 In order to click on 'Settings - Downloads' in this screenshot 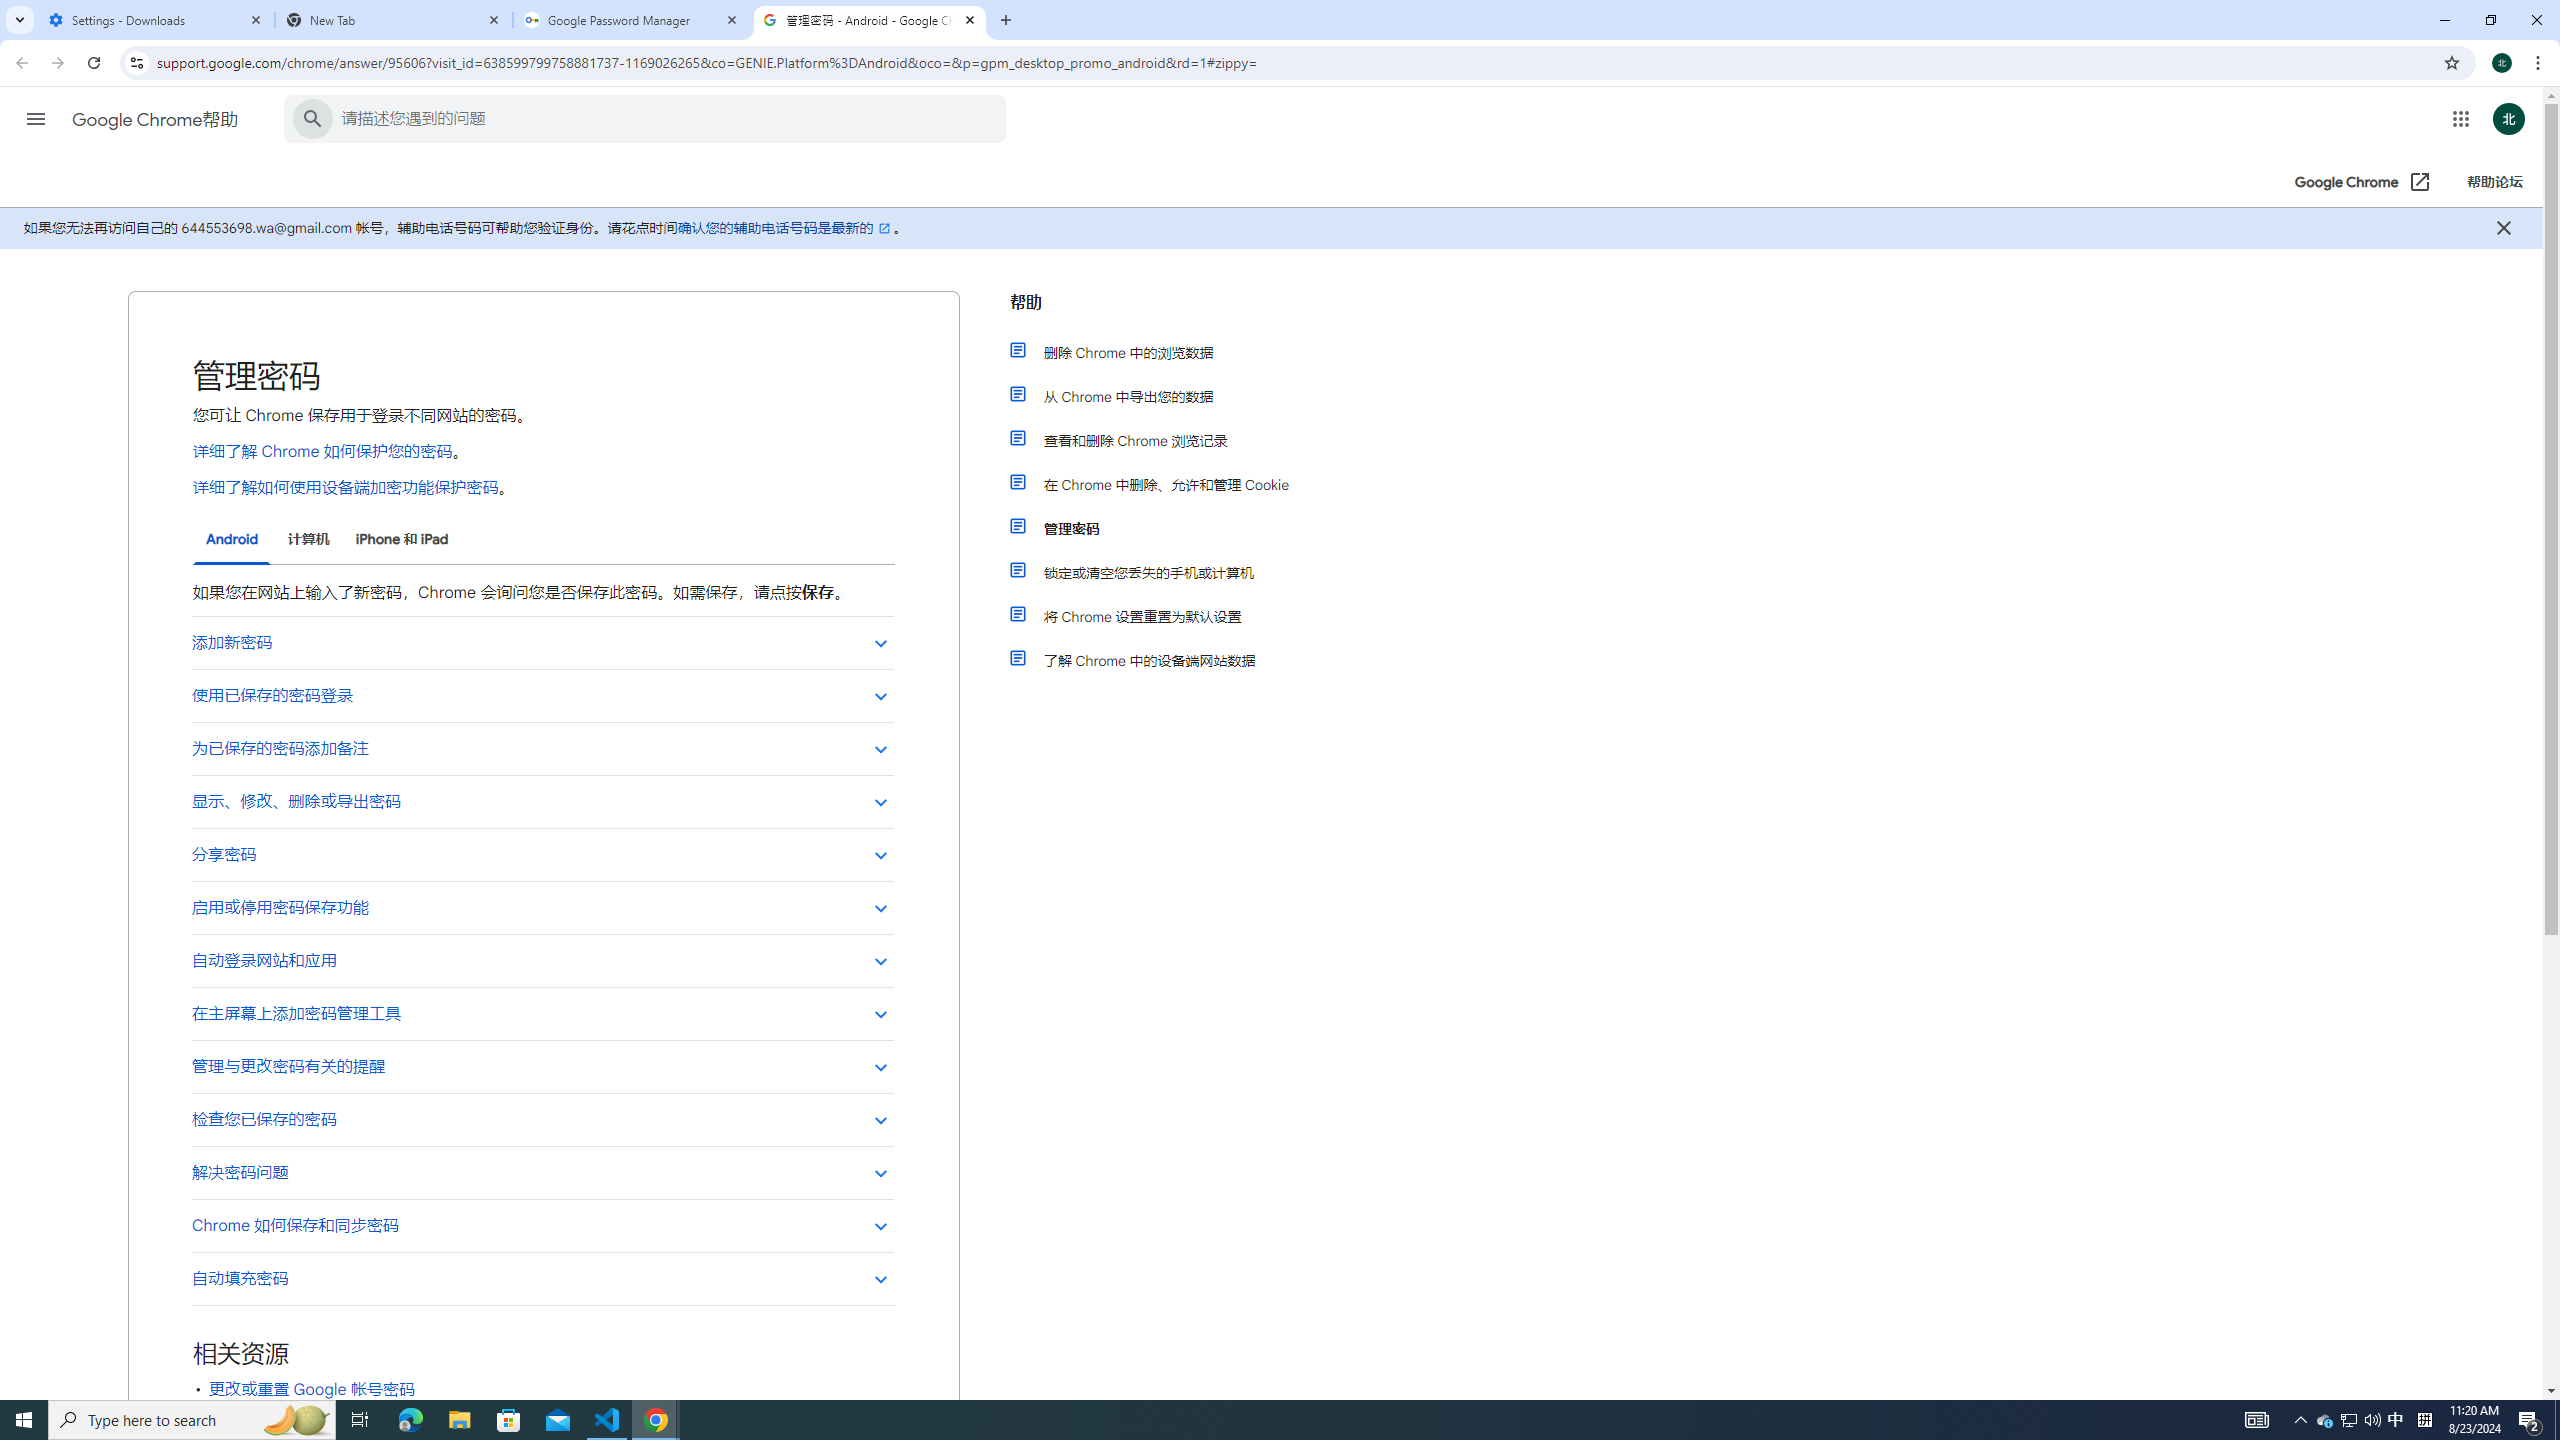, I will do `click(155, 19)`.